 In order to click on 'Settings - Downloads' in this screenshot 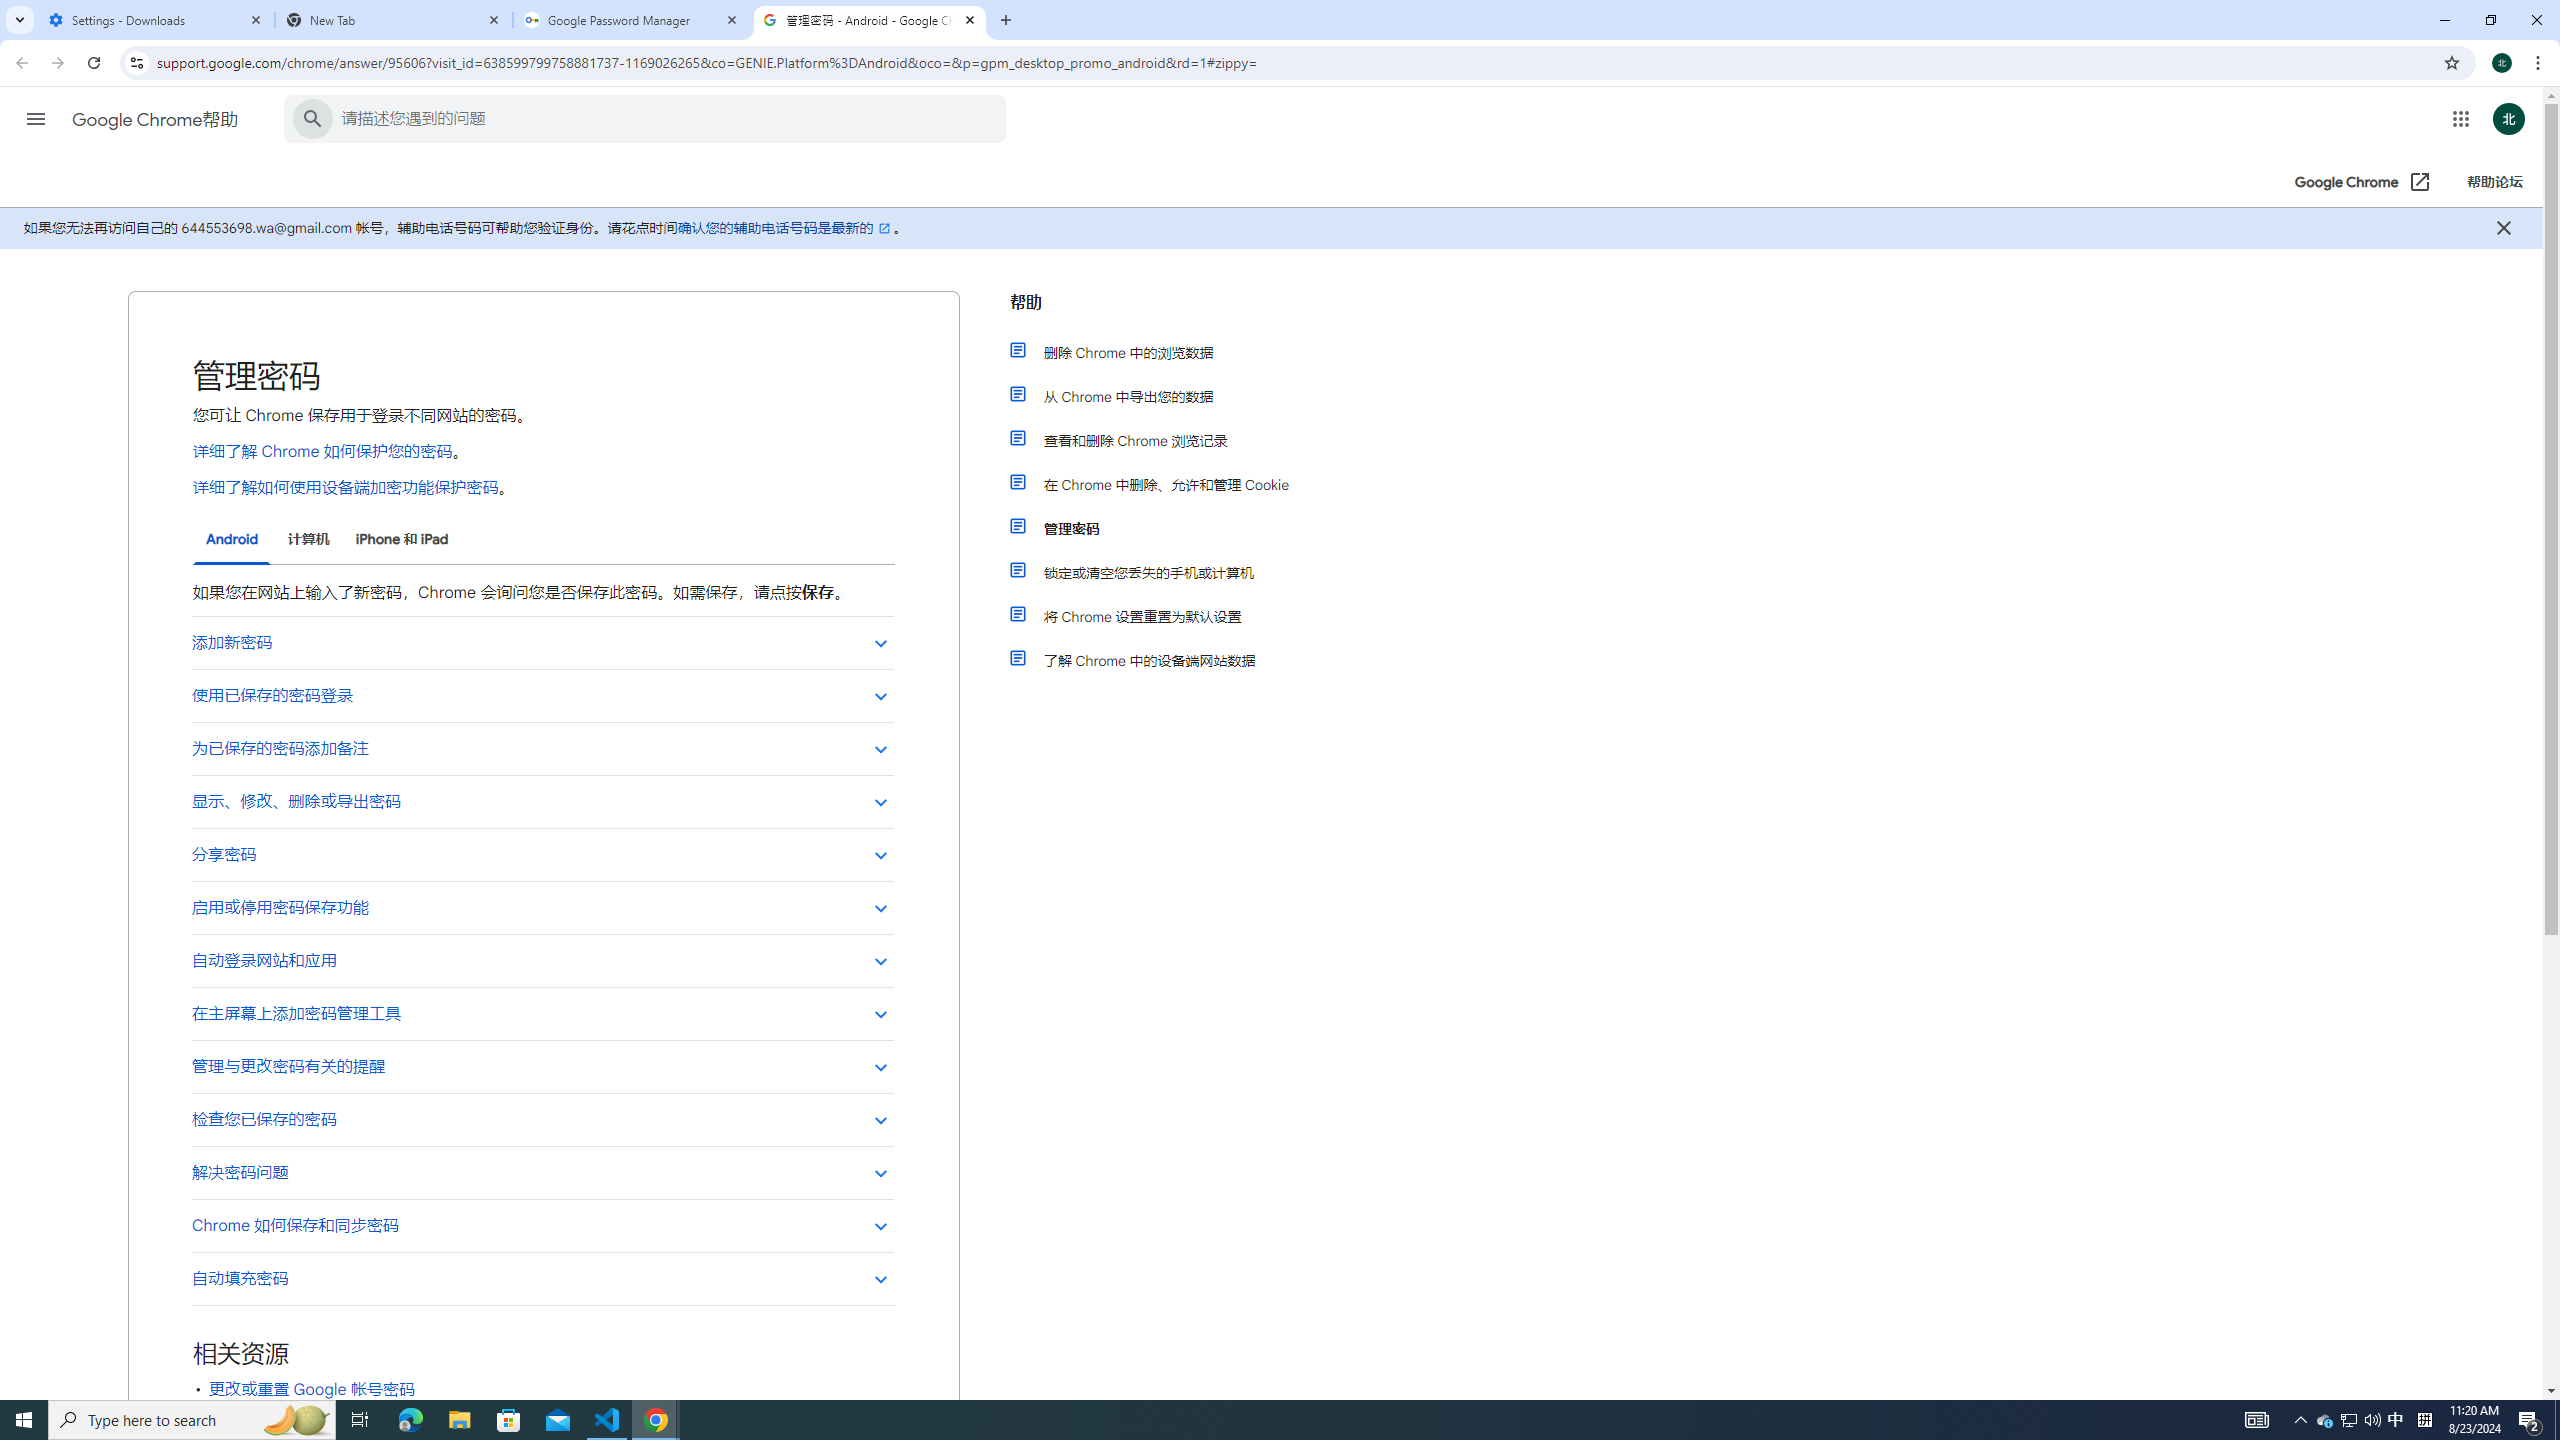, I will do `click(155, 19)`.